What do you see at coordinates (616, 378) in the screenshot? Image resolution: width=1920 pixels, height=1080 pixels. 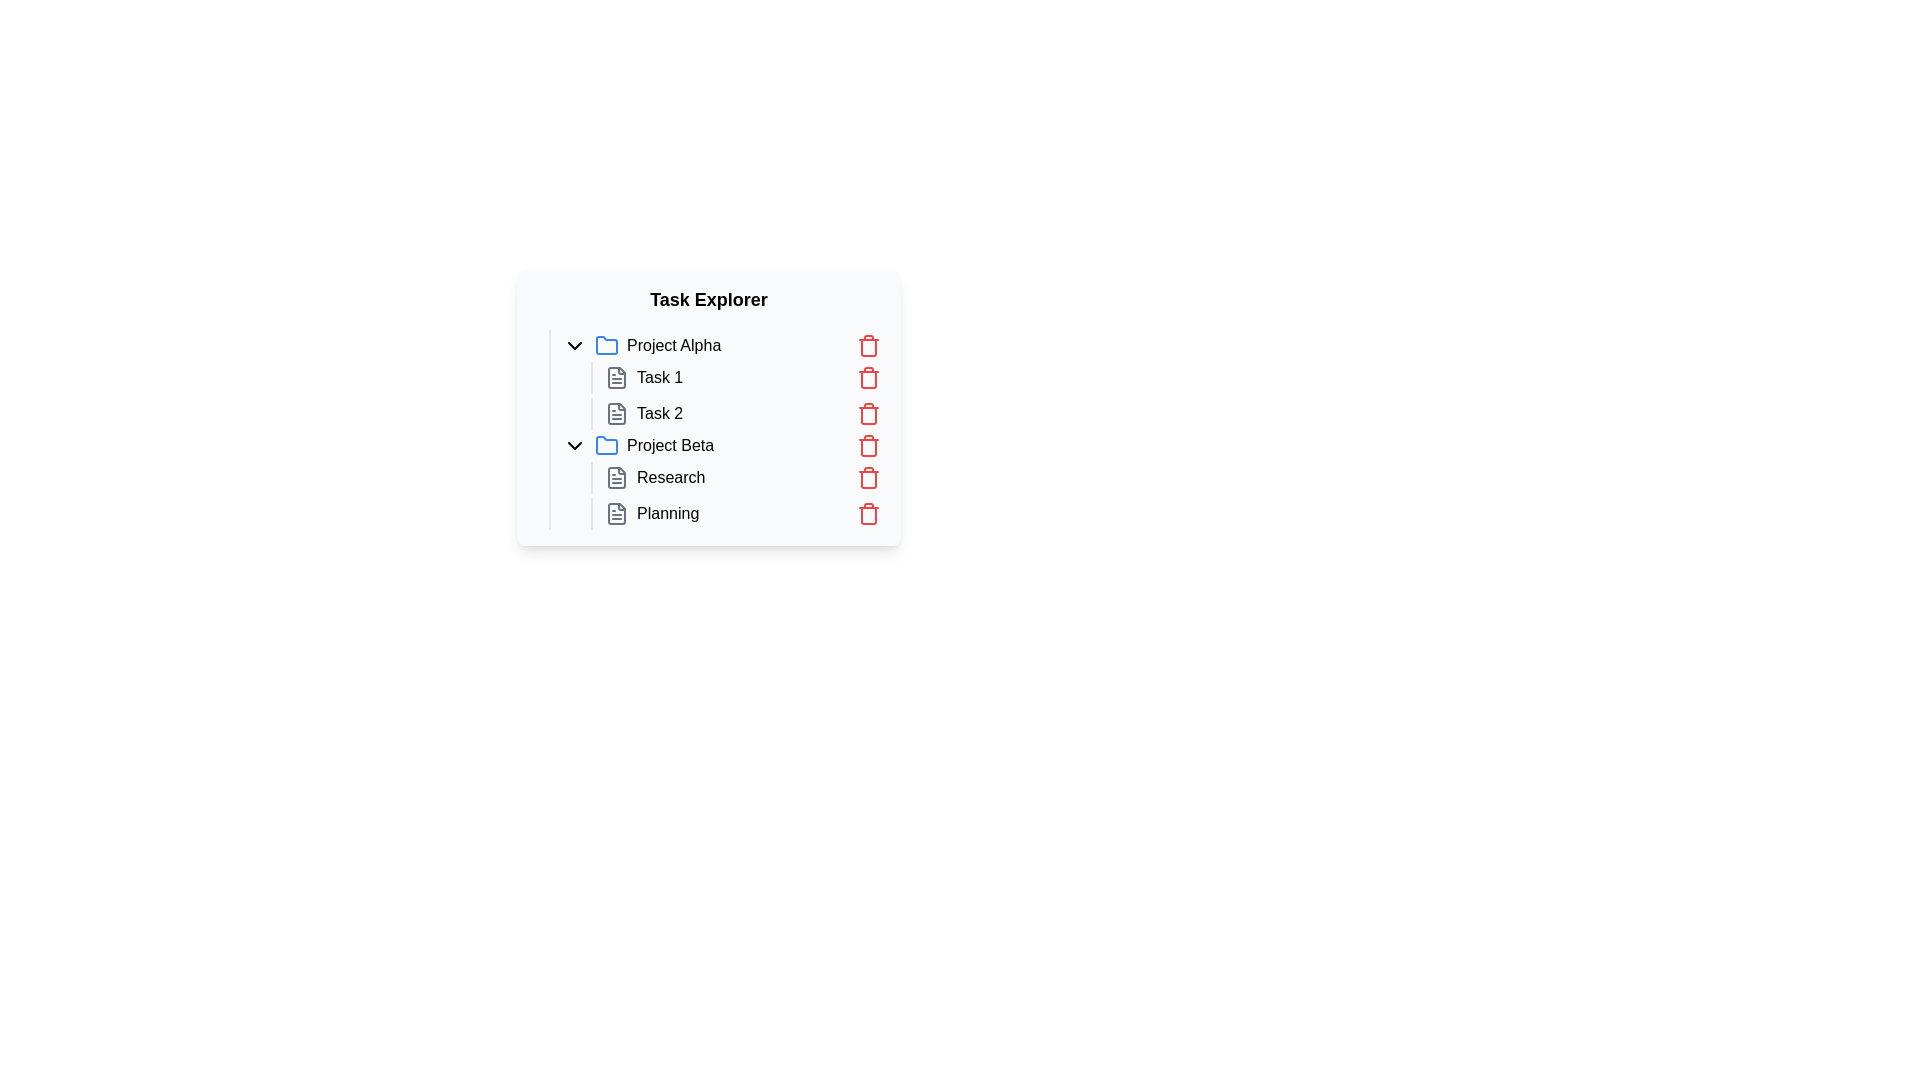 I see `the document icon representing 'Task 1', which is the first visual element on the left within its list item` at bounding box center [616, 378].